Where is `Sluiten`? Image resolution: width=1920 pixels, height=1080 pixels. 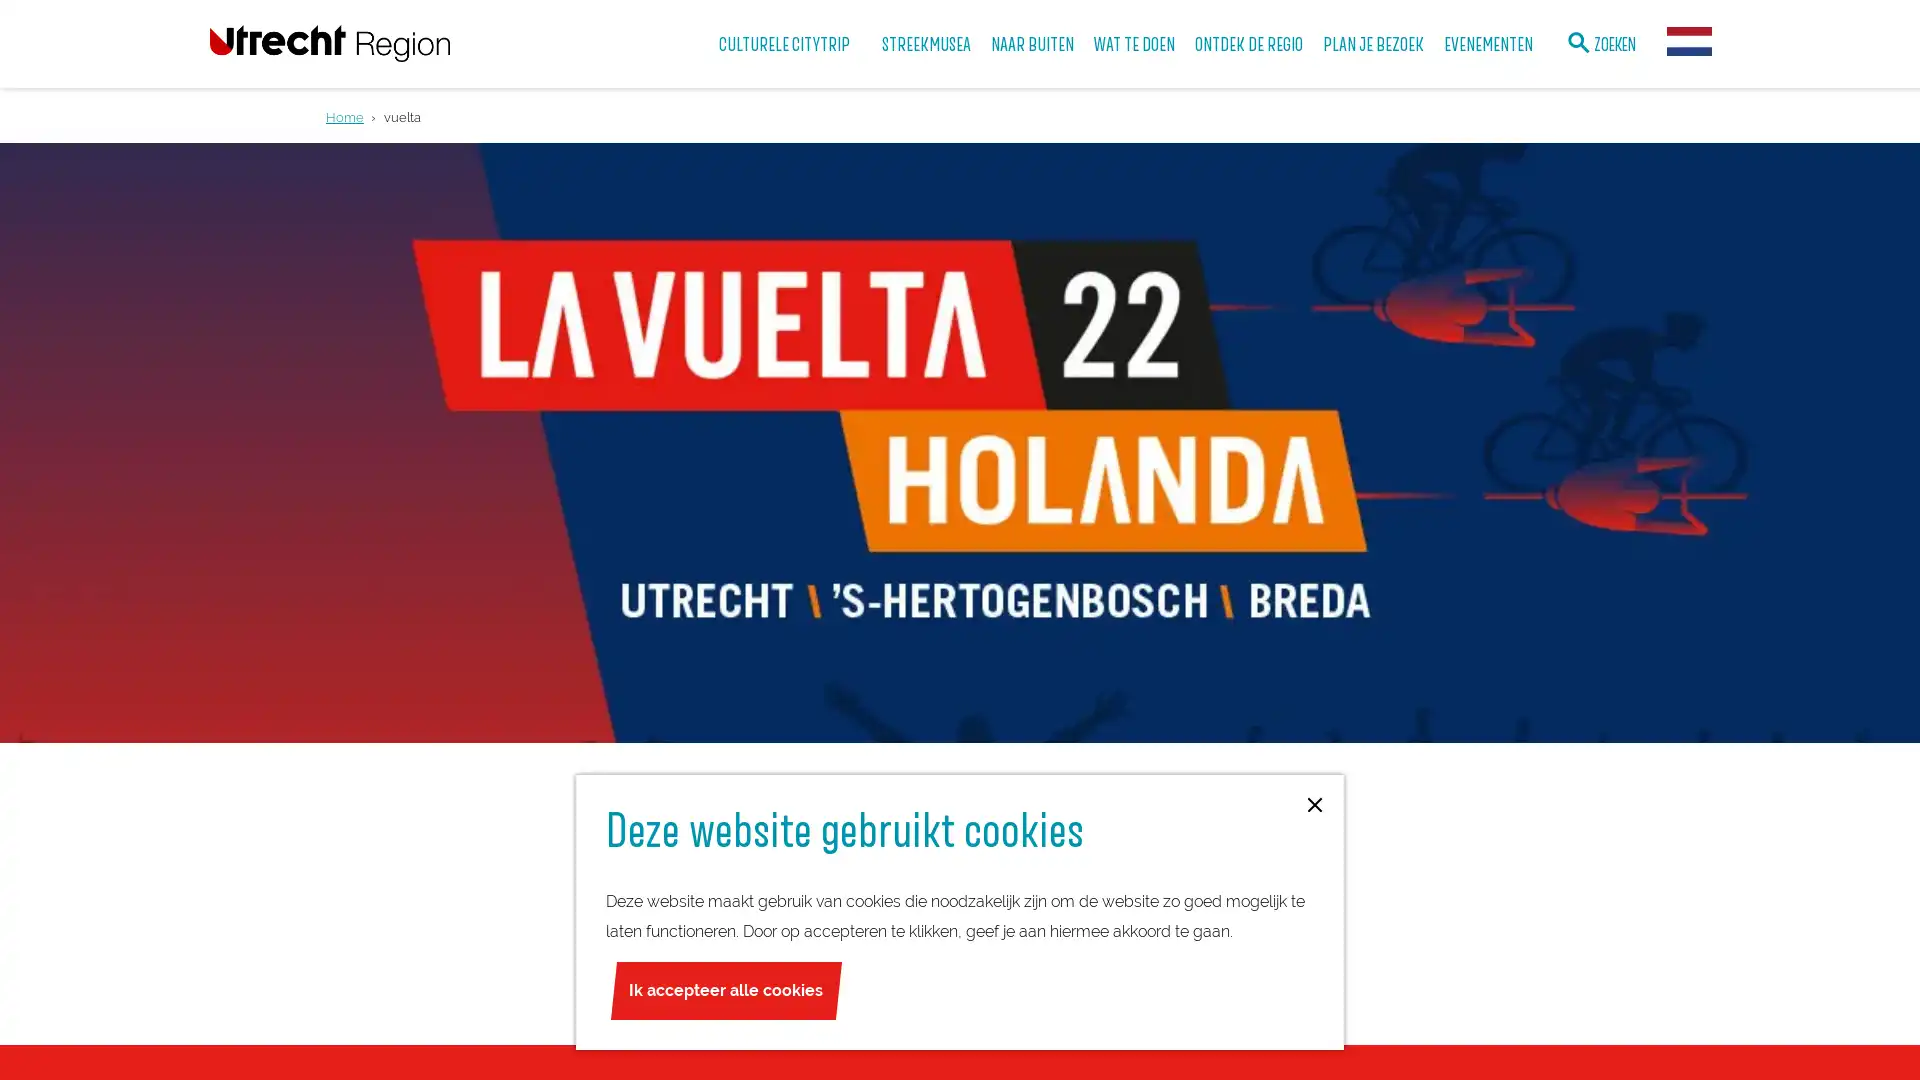 Sluiten is located at coordinates (1315, 805).